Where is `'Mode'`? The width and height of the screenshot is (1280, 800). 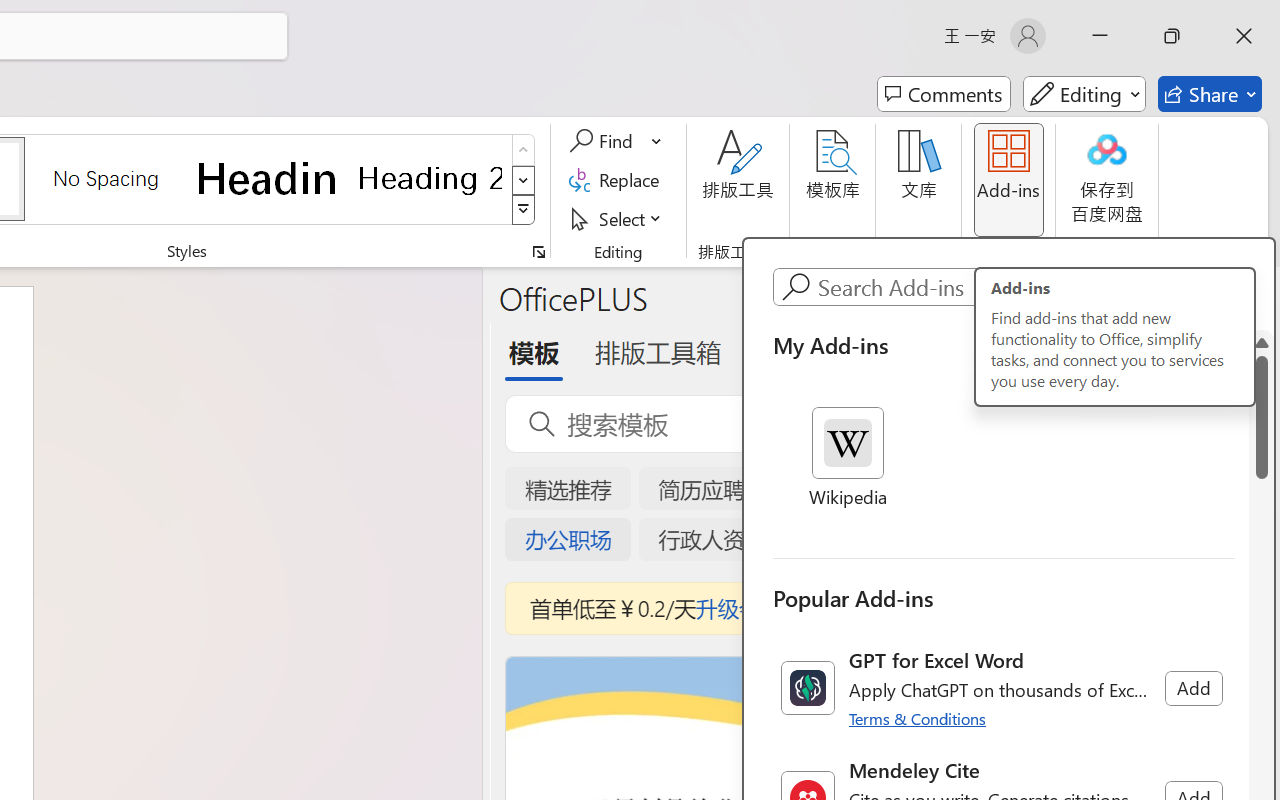 'Mode' is located at coordinates (1083, 94).